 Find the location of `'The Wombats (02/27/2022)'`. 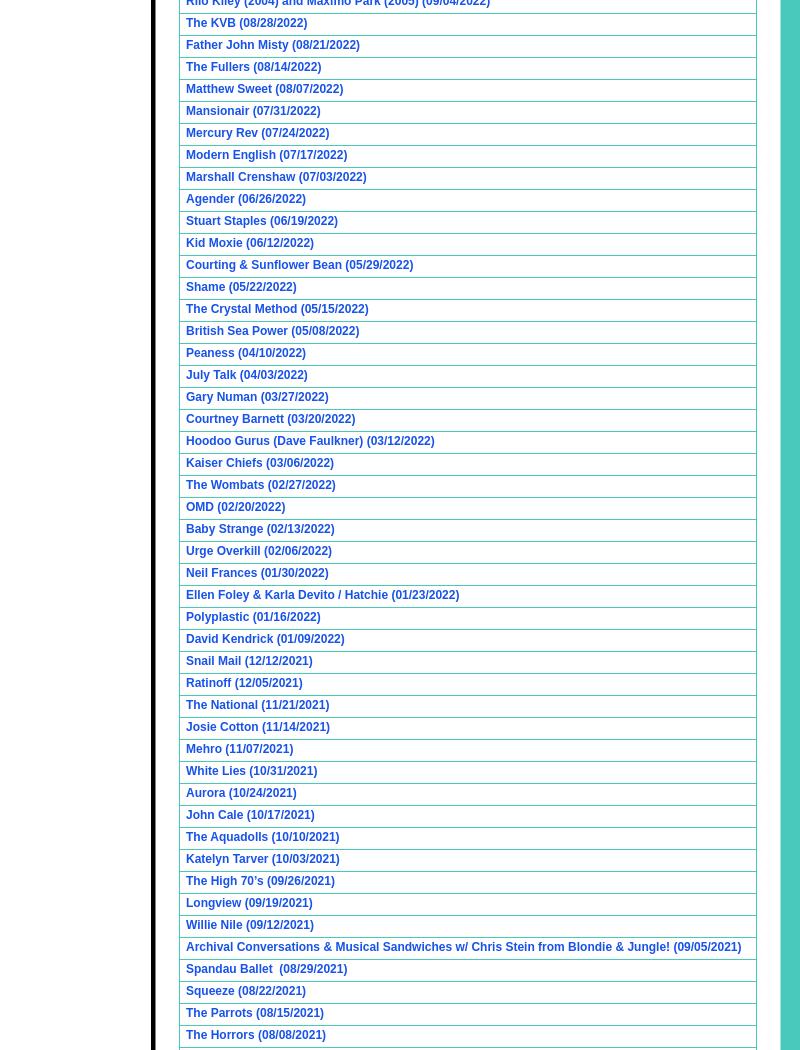

'The Wombats (02/27/2022)' is located at coordinates (259, 484).